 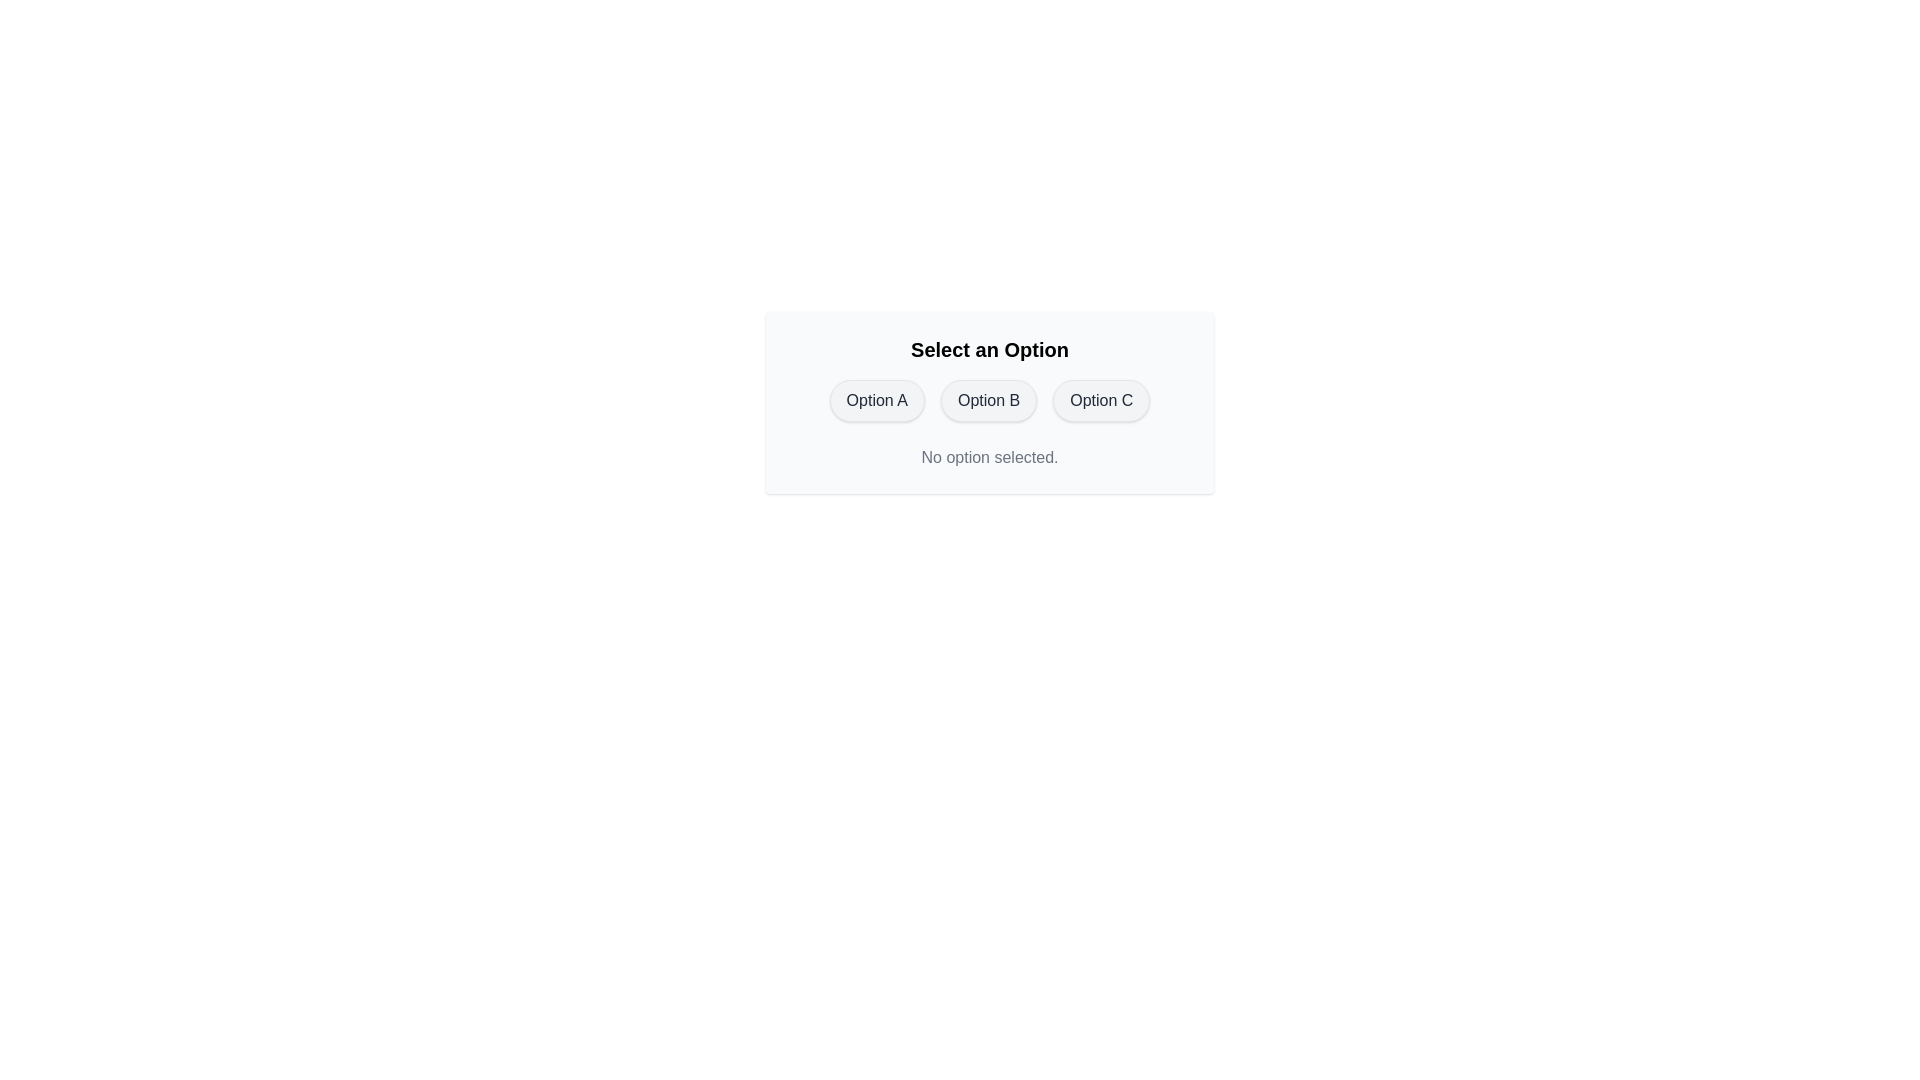 I want to click on the button corresponding to Option B to select it, so click(x=988, y=401).